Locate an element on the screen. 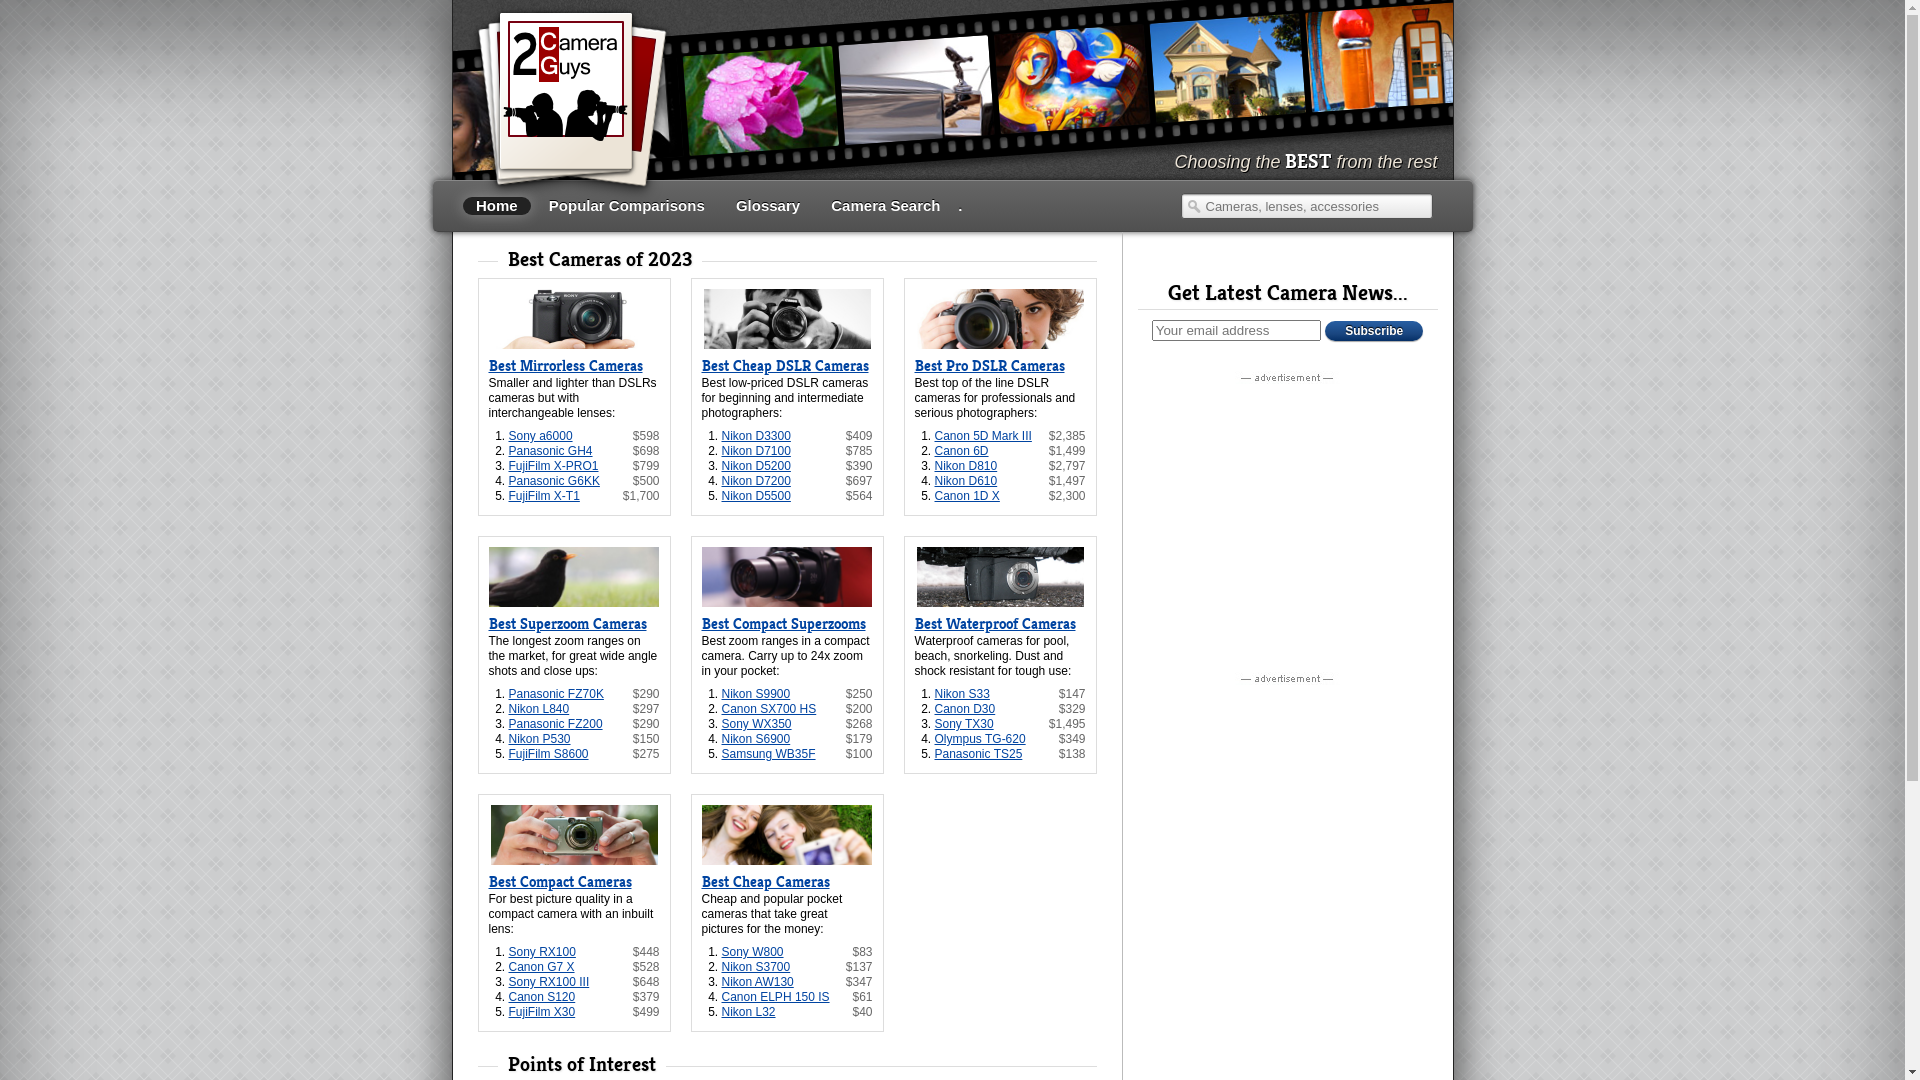  'Advertisement' is located at coordinates (1287, 512).